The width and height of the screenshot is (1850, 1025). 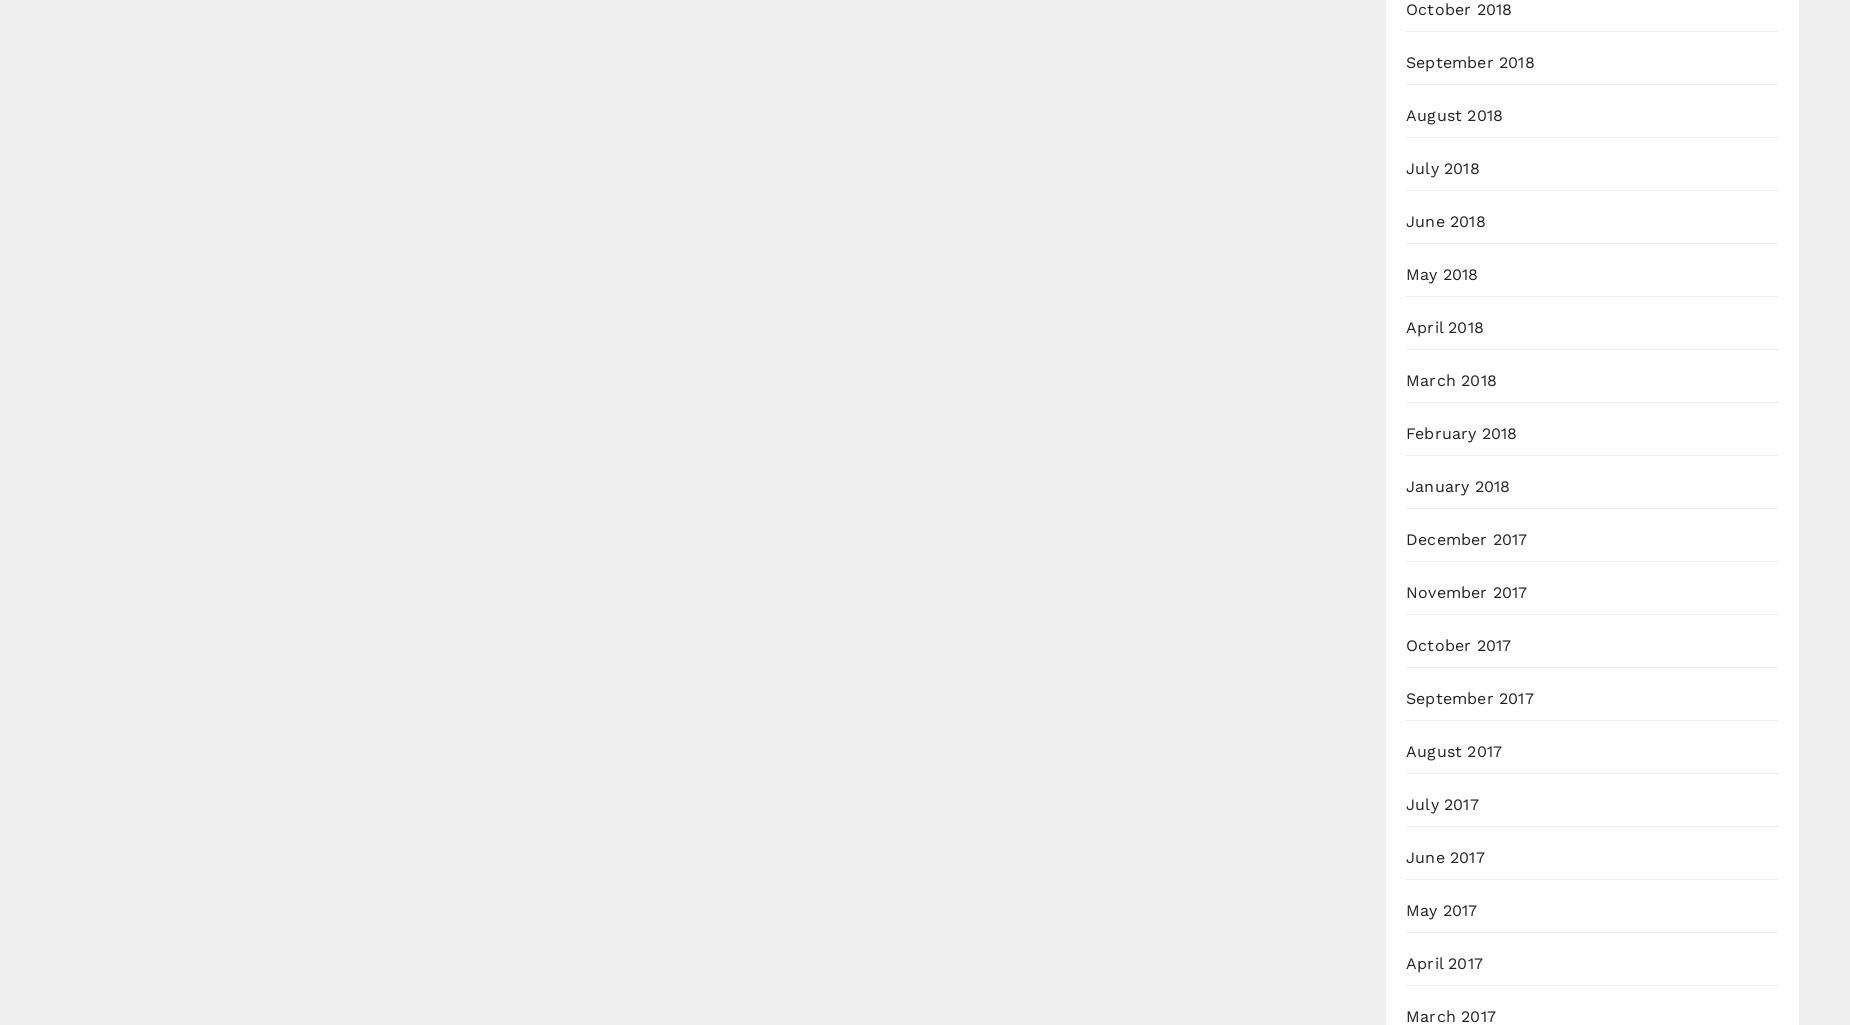 I want to click on 'July 2017', so click(x=1406, y=803).